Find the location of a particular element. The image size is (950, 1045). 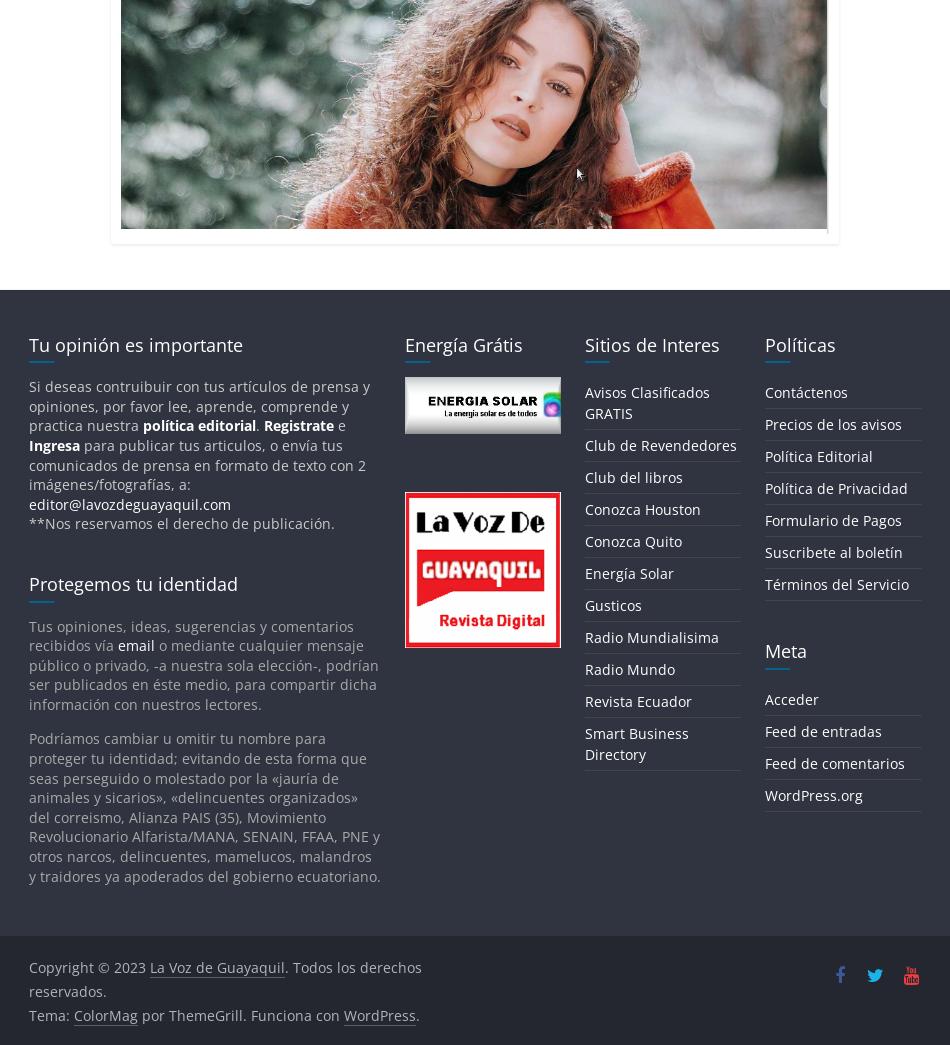

'Energía Solar' is located at coordinates (628, 573).